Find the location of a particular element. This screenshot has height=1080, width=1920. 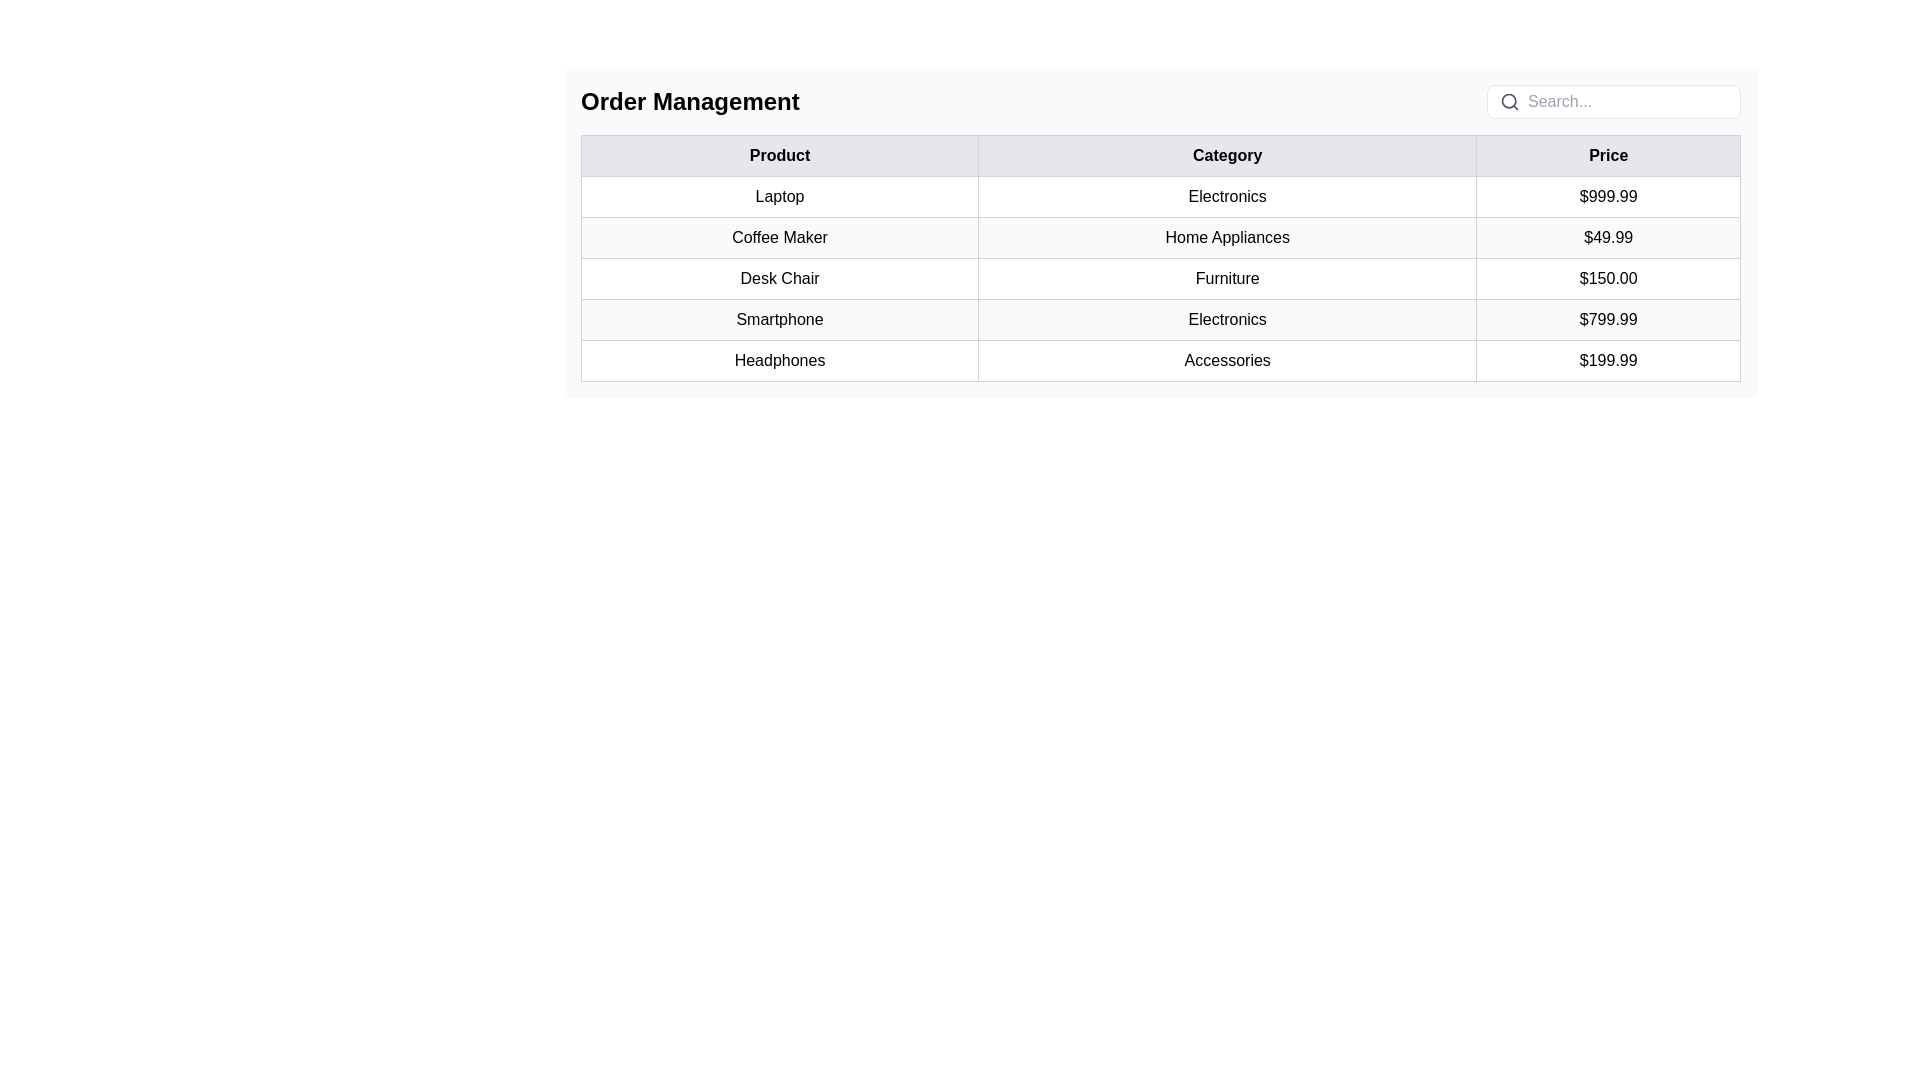

the table header labeled 'Price', which has bold black text on a light gray background and is styled with a border is located at coordinates (1608, 154).